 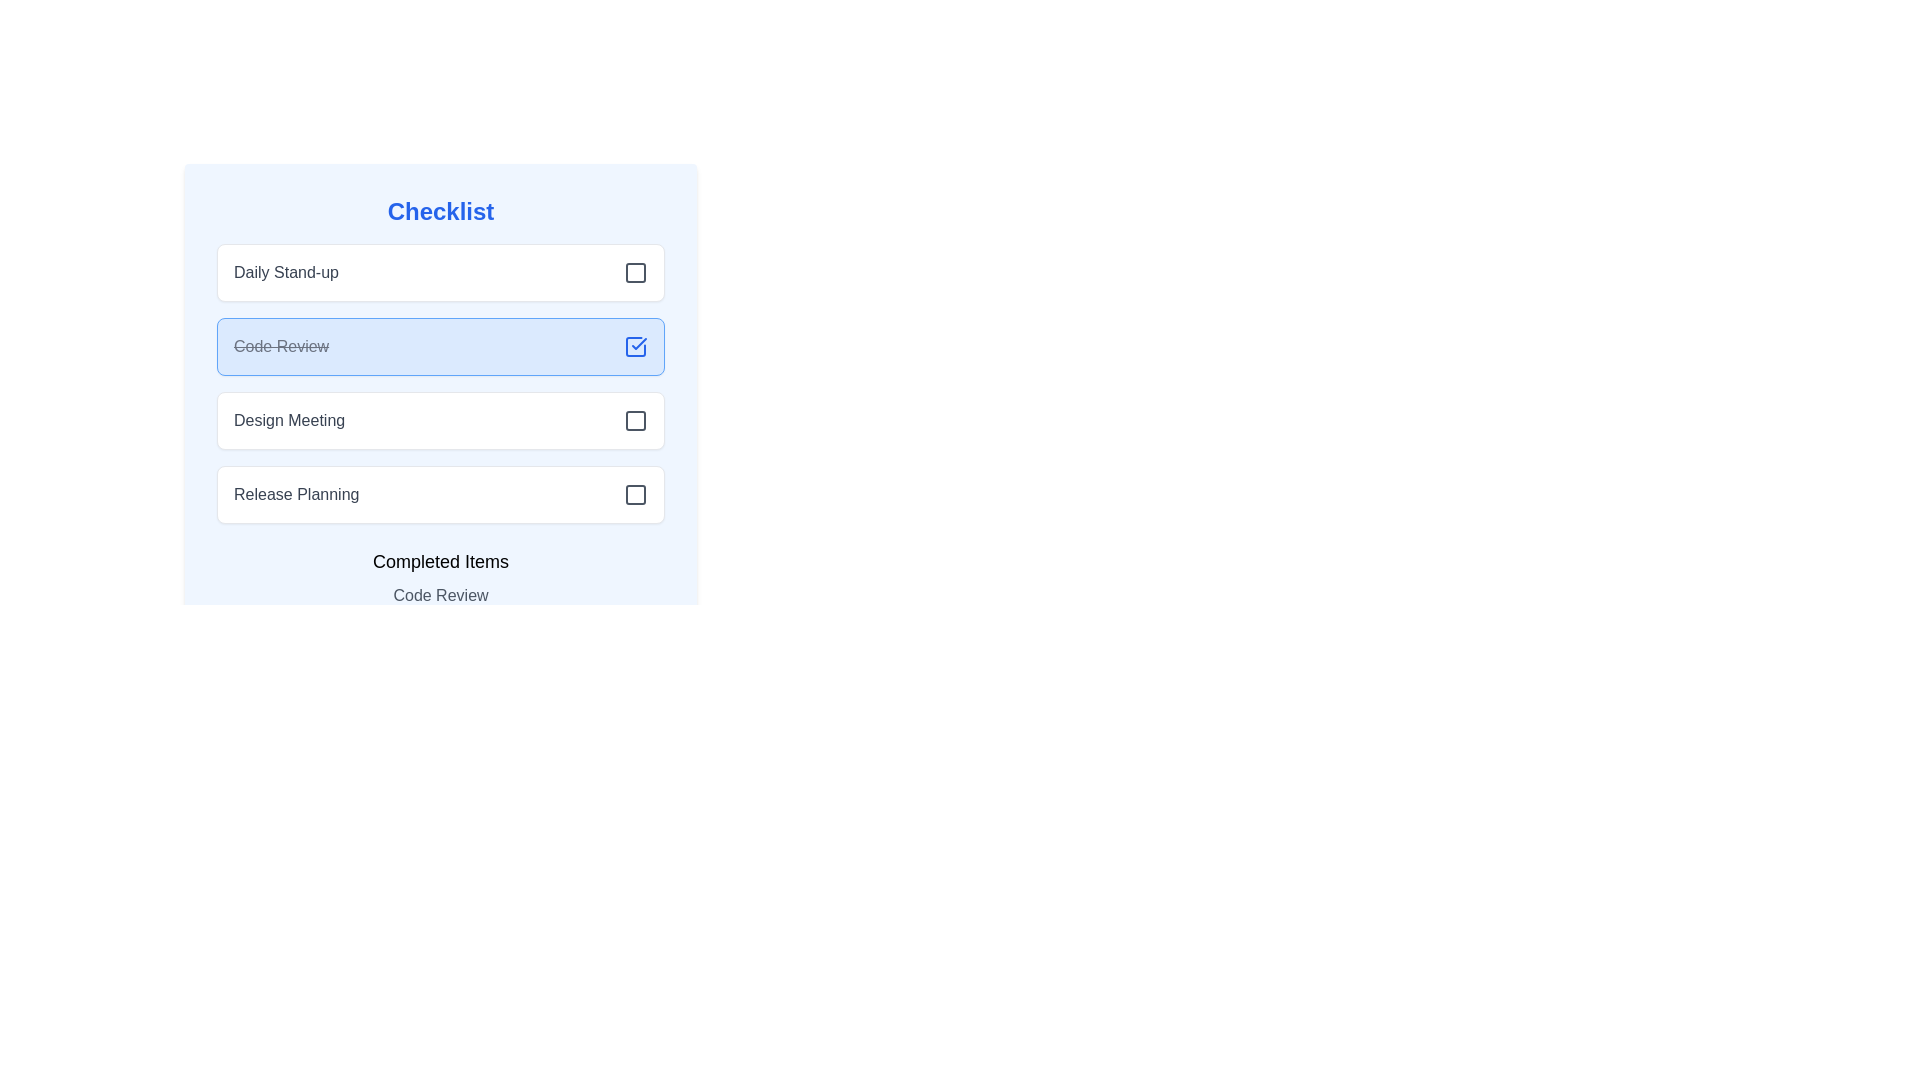 What do you see at coordinates (634, 273) in the screenshot?
I see `the first Checkbox in the Checklist section, which is a square-shaped icon with softened corners and a gray outline, located` at bounding box center [634, 273].